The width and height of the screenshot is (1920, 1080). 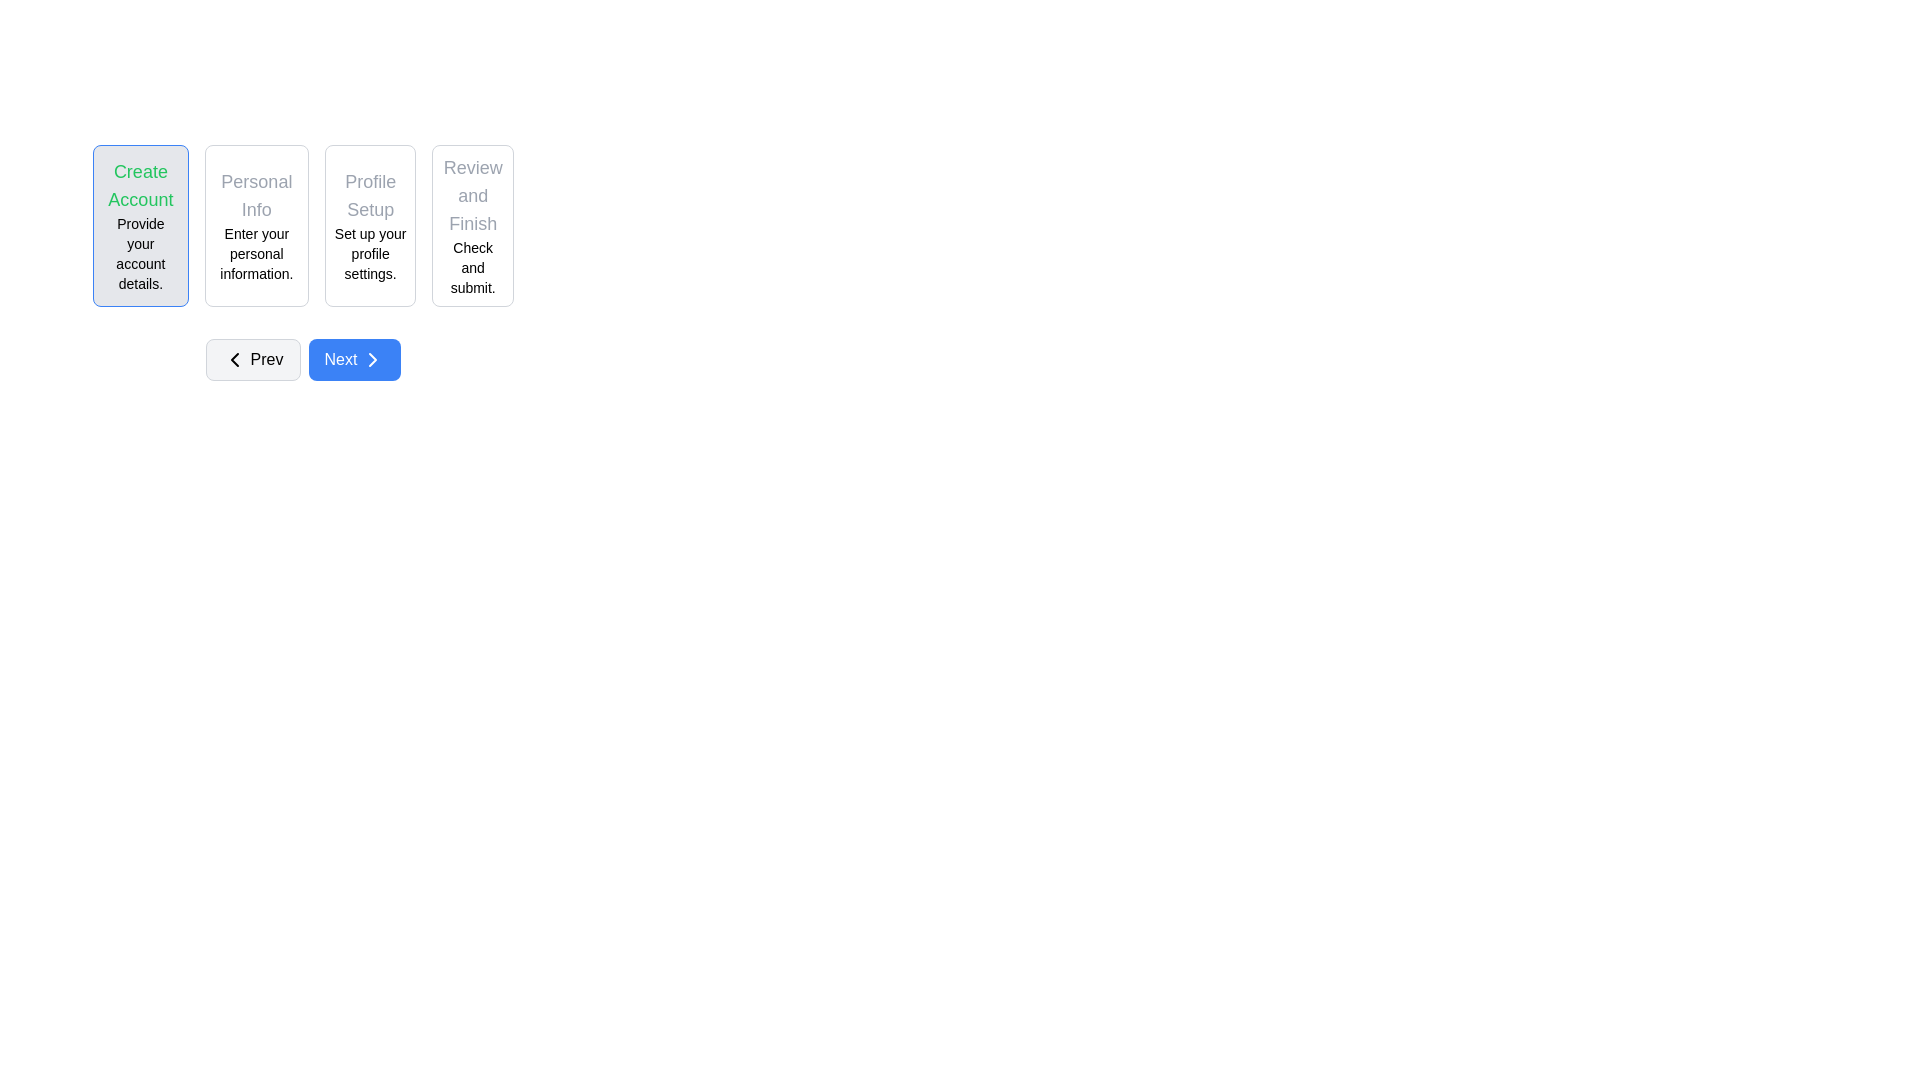 I want to click on the informational card that provides details about setting up a user profile, positioned third in a sequence of four cards, between 'Personal Info' and 'Review and Finish', so click(x=370, y=225).